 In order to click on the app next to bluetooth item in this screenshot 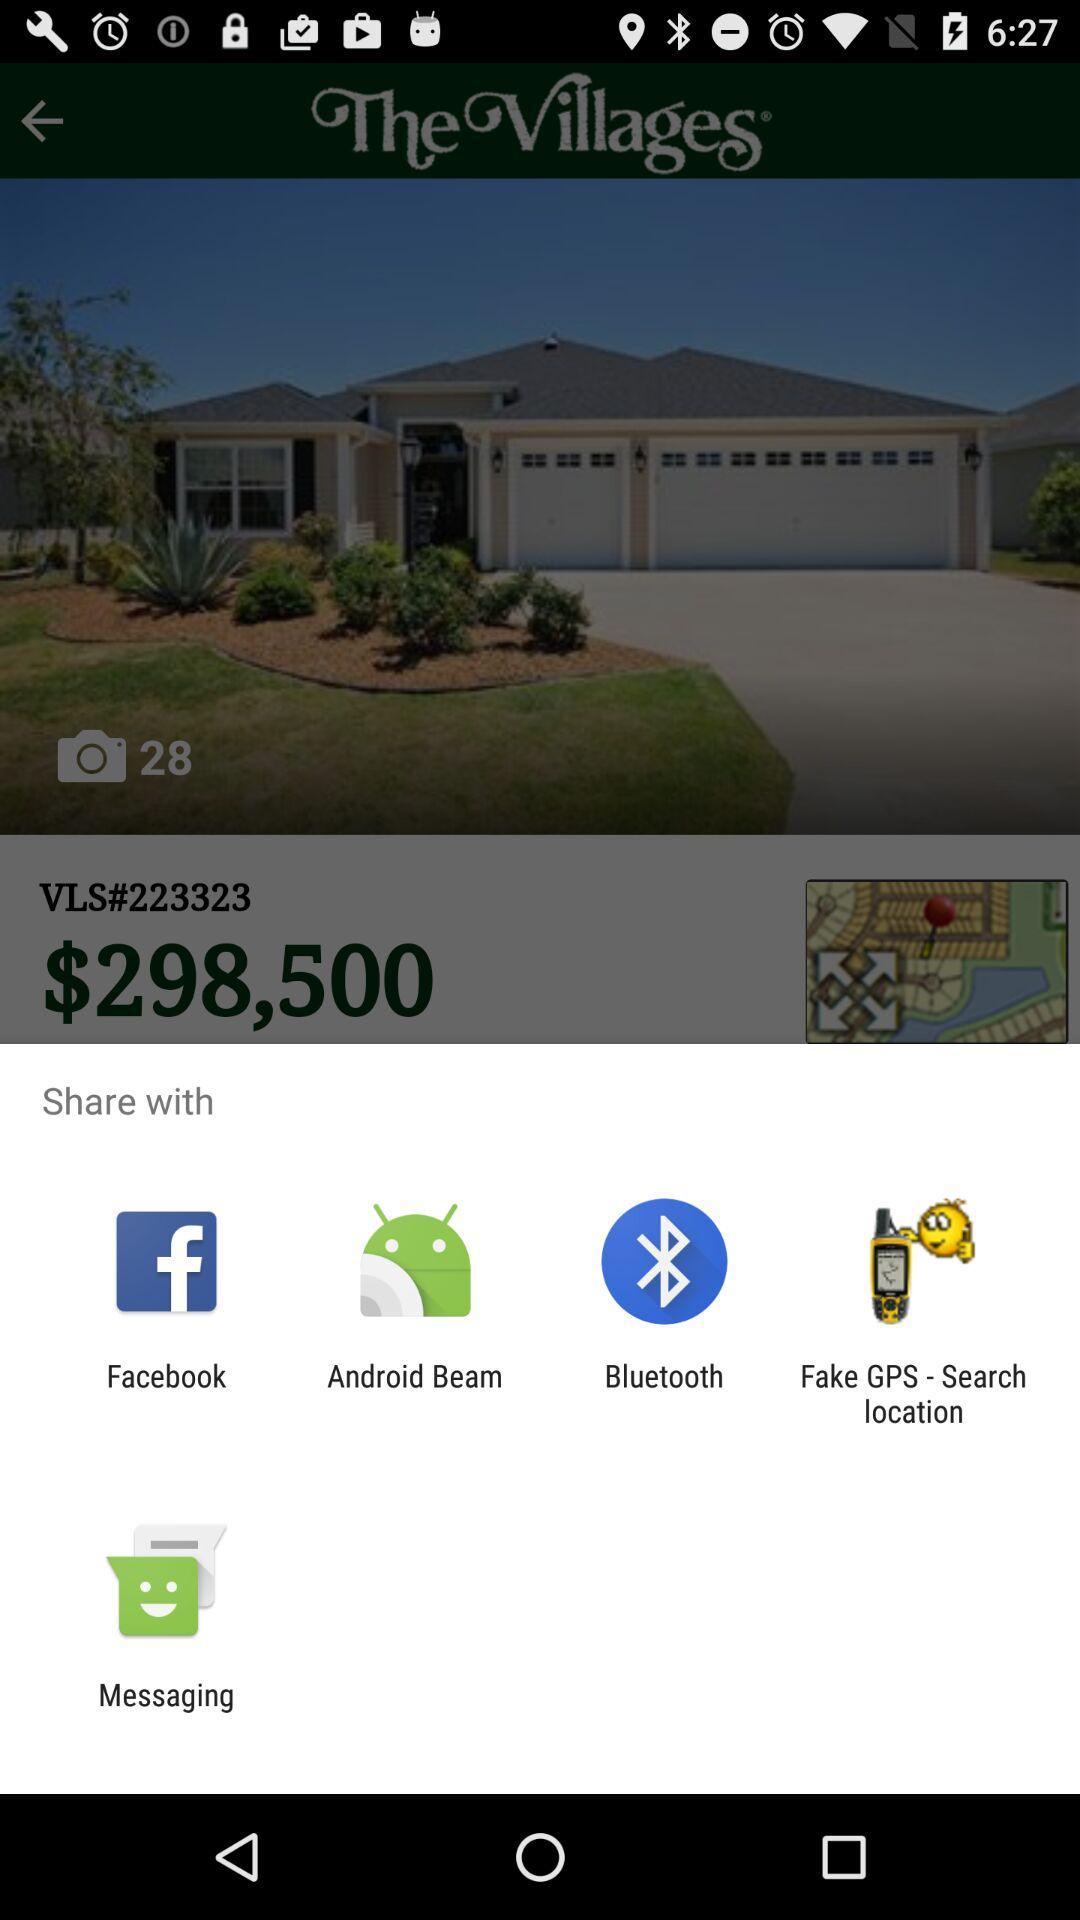, I will do `click(414, 1392)`.